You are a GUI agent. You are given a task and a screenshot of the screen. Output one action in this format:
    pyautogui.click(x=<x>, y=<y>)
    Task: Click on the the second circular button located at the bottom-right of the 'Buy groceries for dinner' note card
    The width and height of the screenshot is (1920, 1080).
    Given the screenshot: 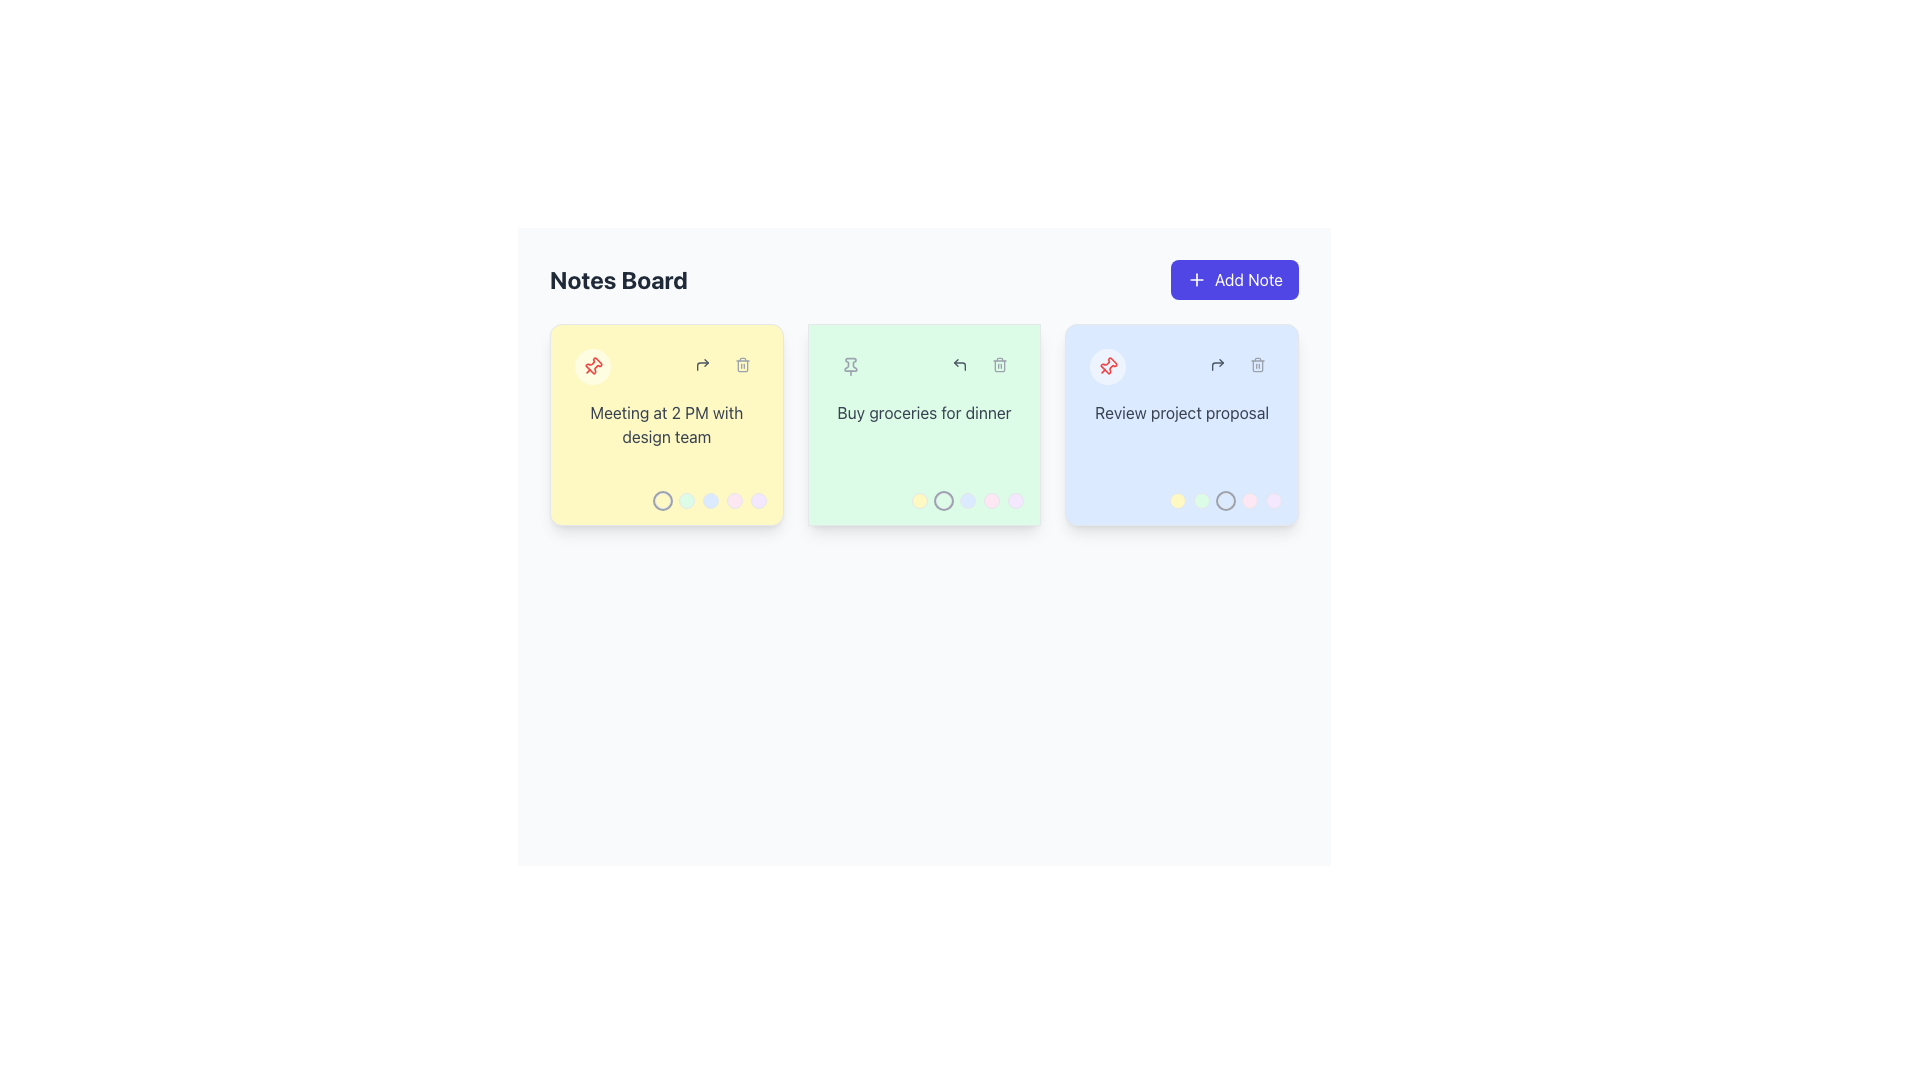 What is the action you would take?
    pyautogui.click(x=943, y=500)
    